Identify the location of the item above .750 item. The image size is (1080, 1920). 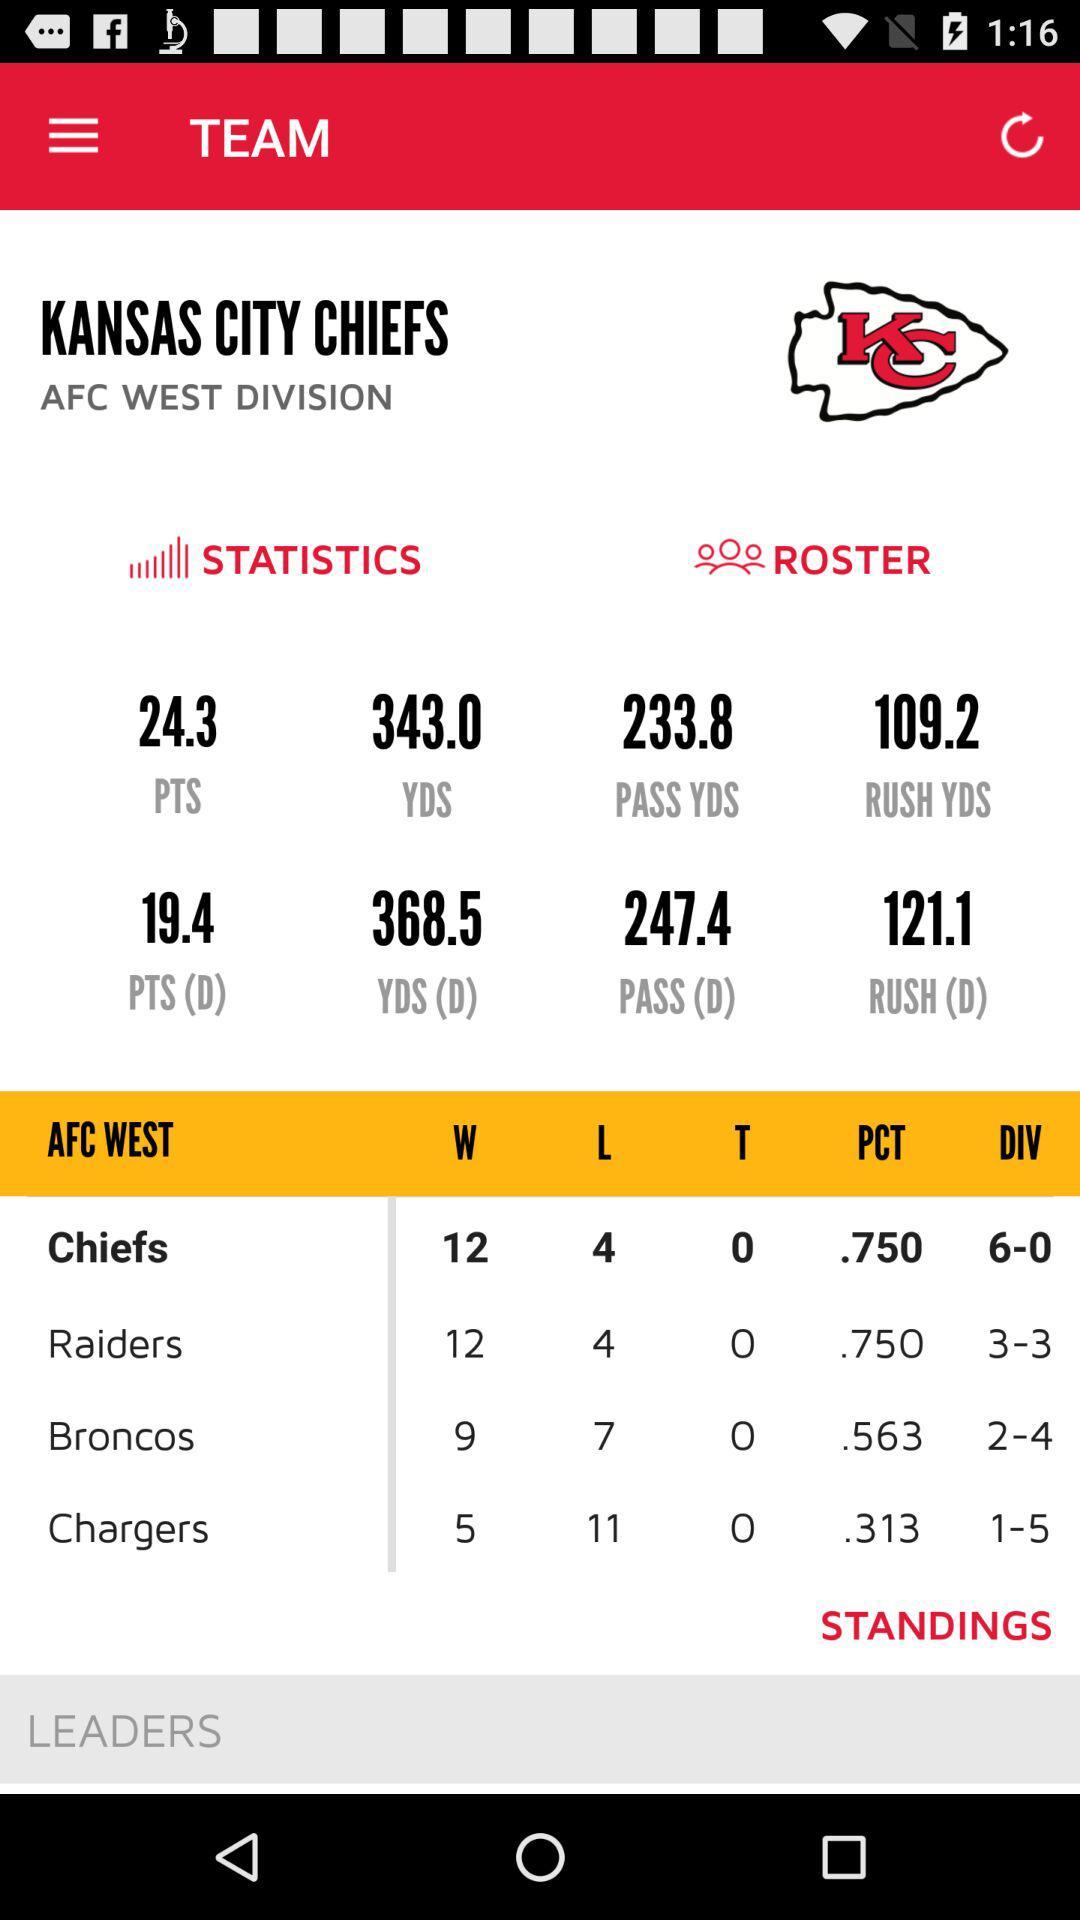
(1002, 1143).